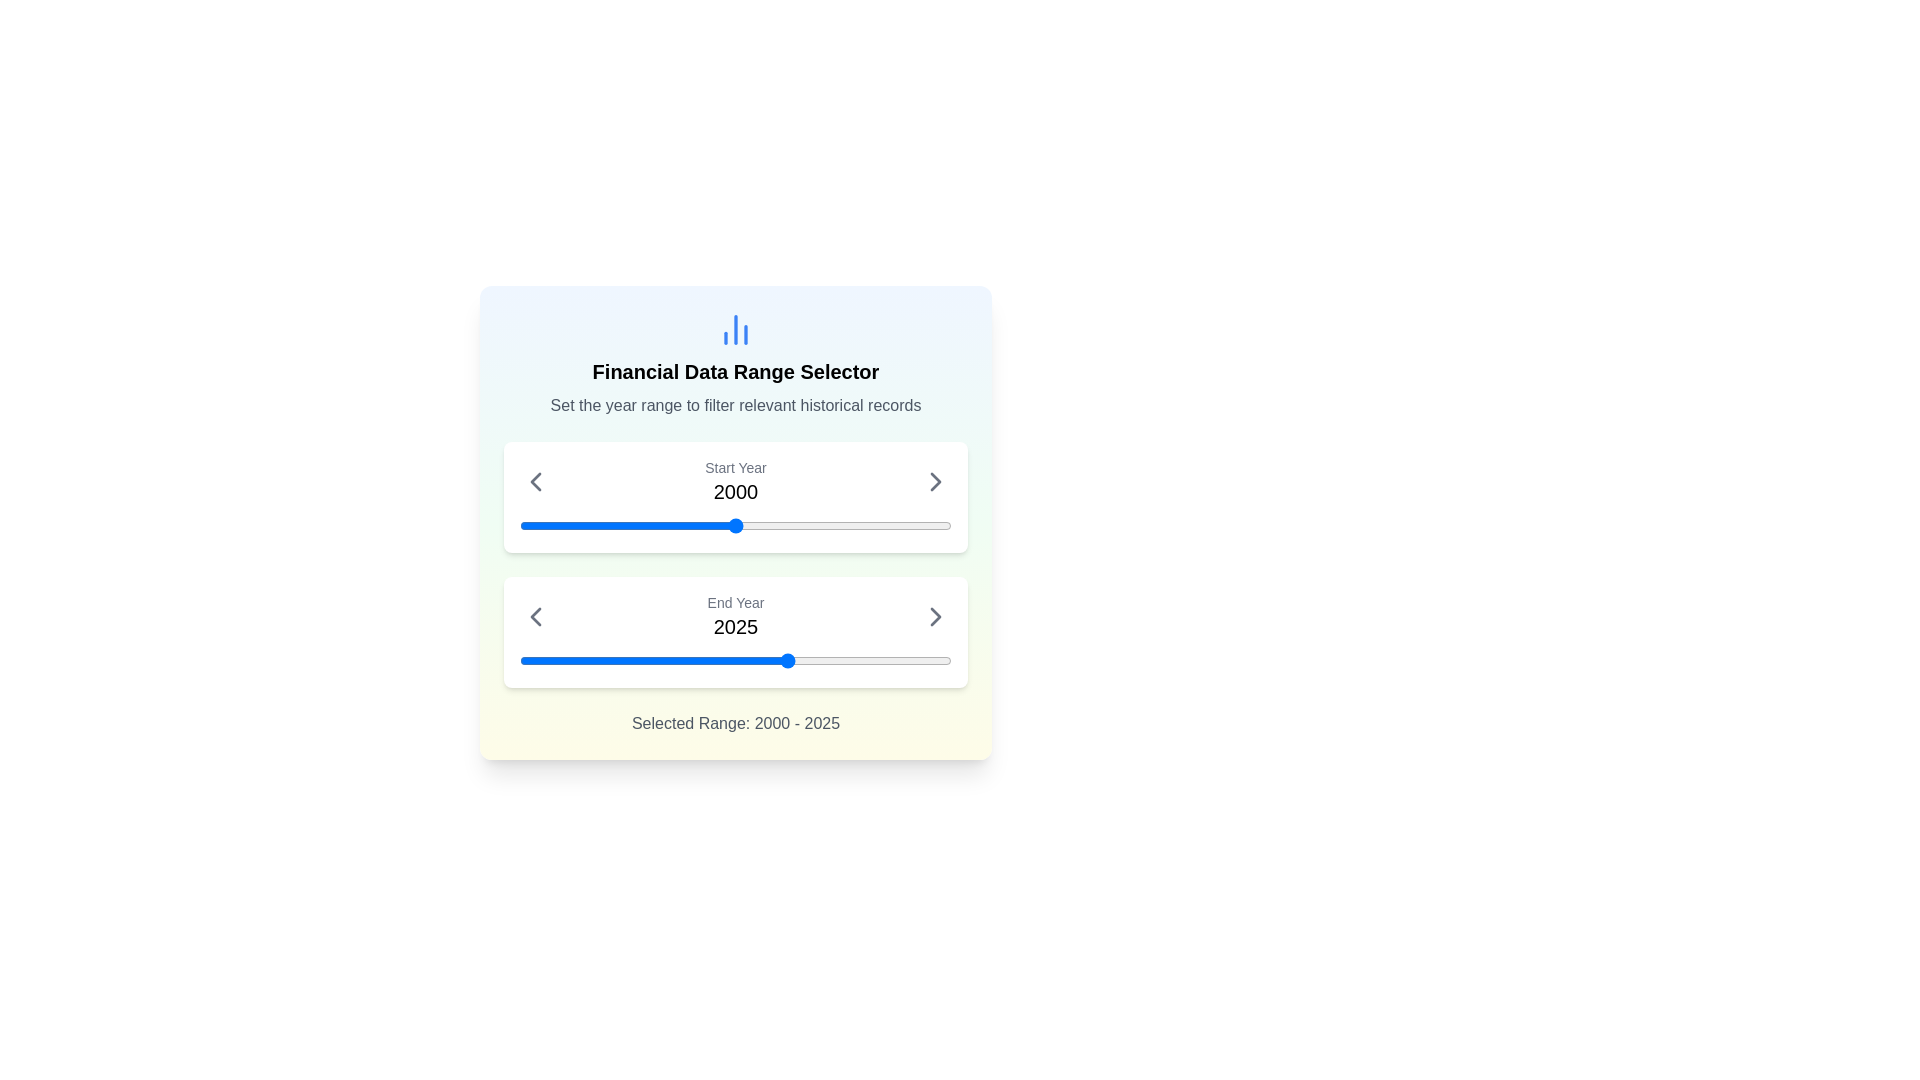  Describe the element at coordinates (824, 524) in the screenshot. I see `the start year of the range` at that location.